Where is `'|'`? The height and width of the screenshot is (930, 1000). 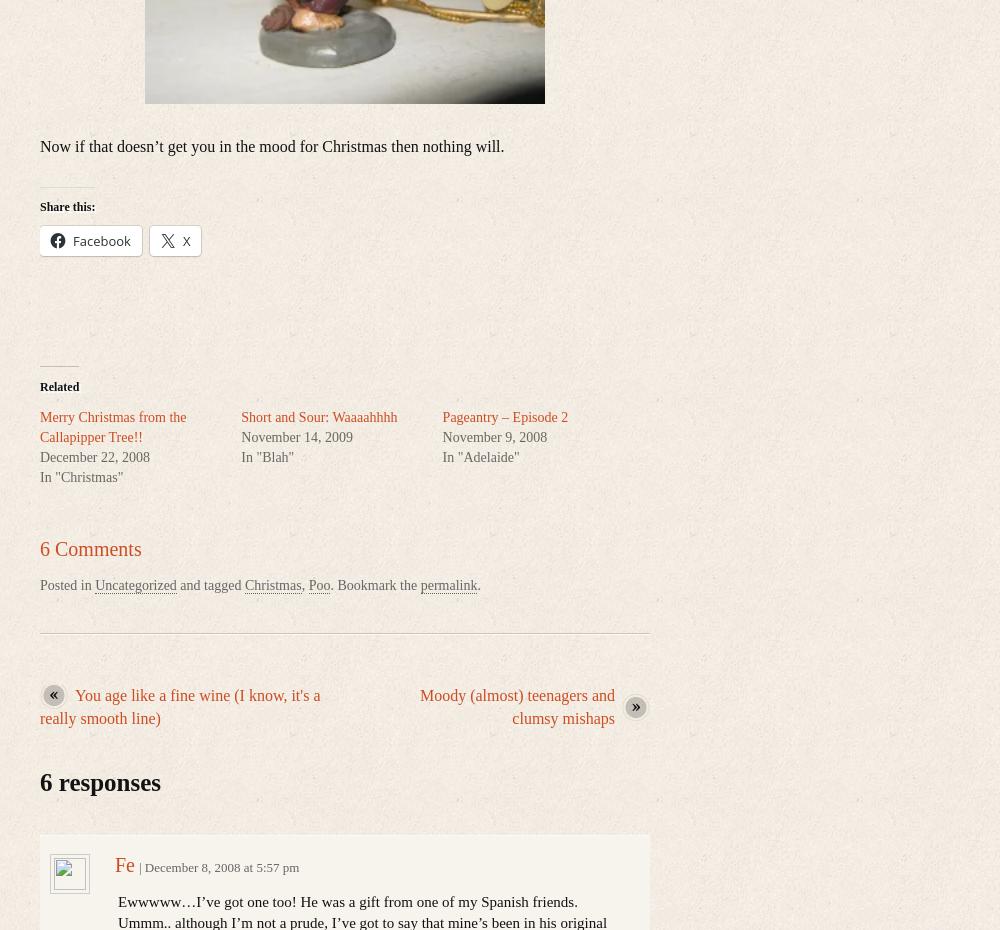
'|' is located at coordinates (141, 867).